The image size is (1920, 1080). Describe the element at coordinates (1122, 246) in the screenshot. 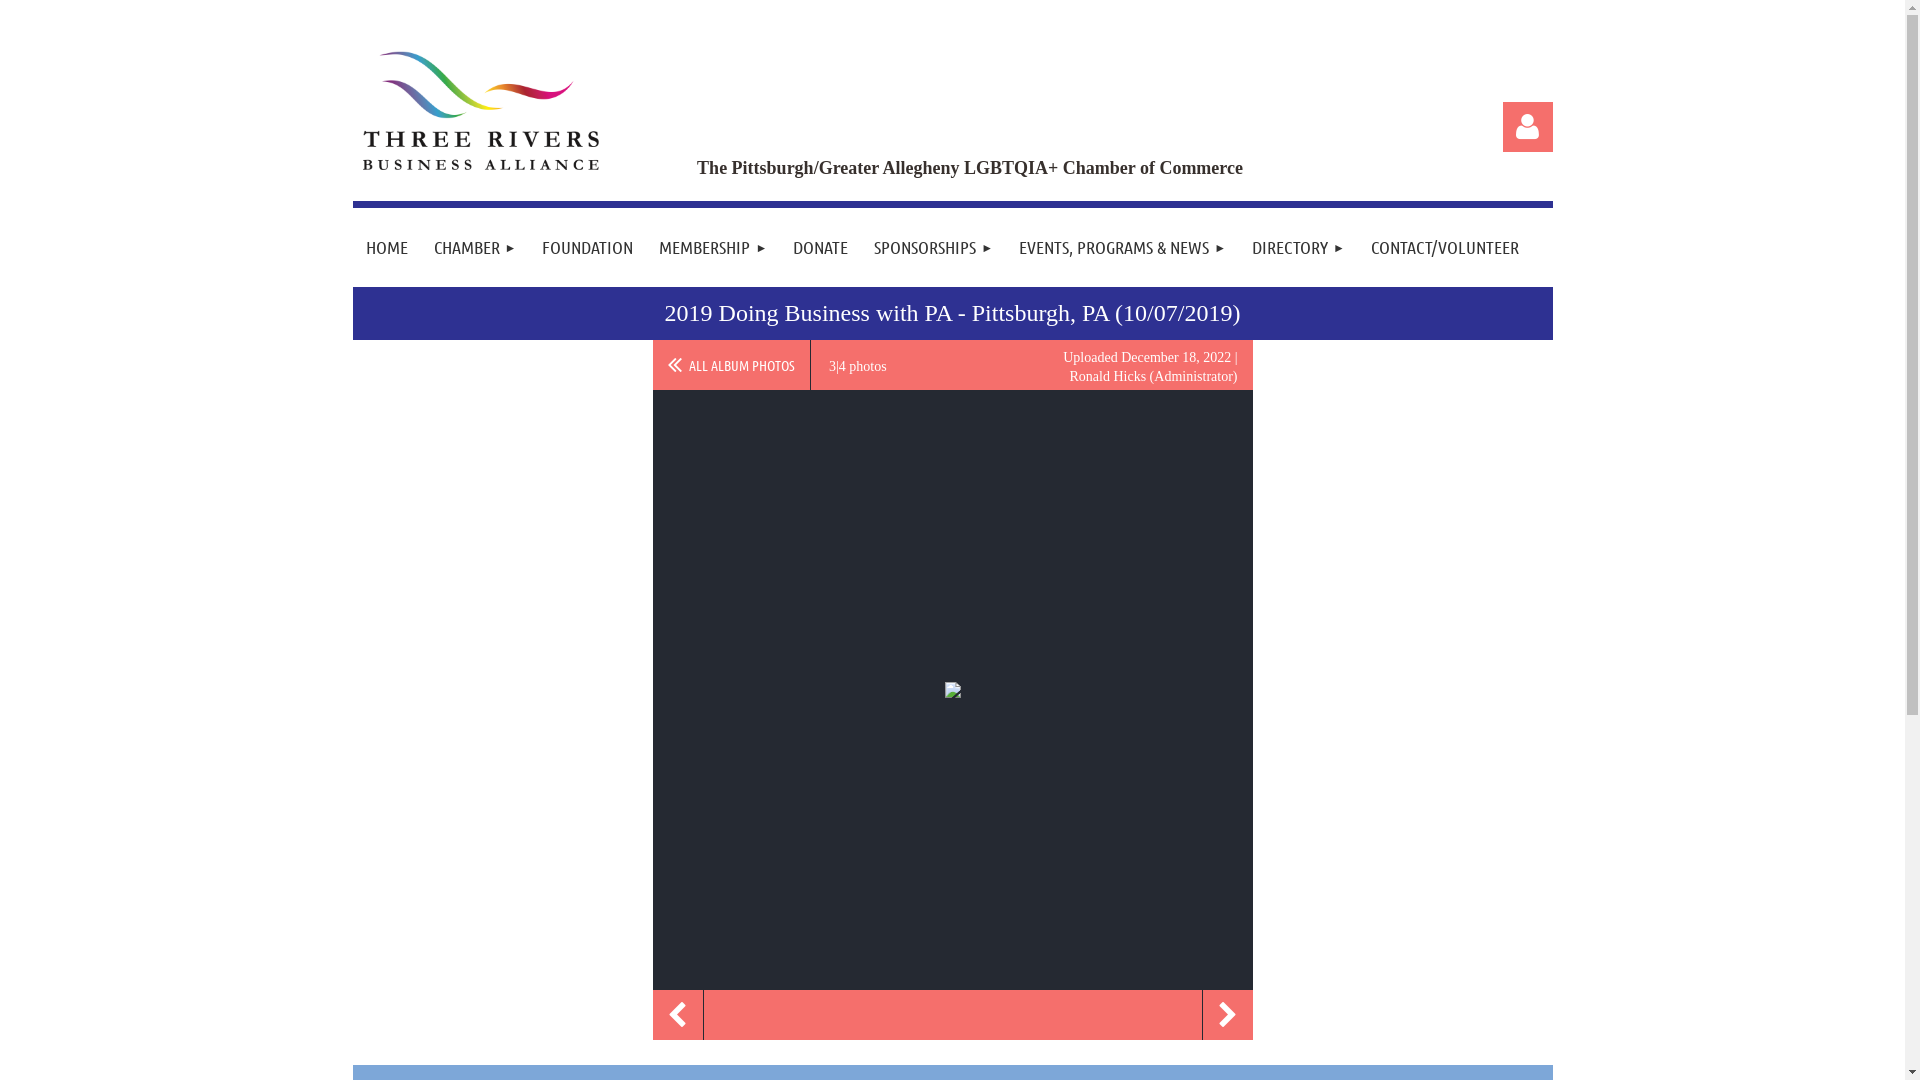

I see `'EVENTS, PROGRAMS & NEWS'` at that location.